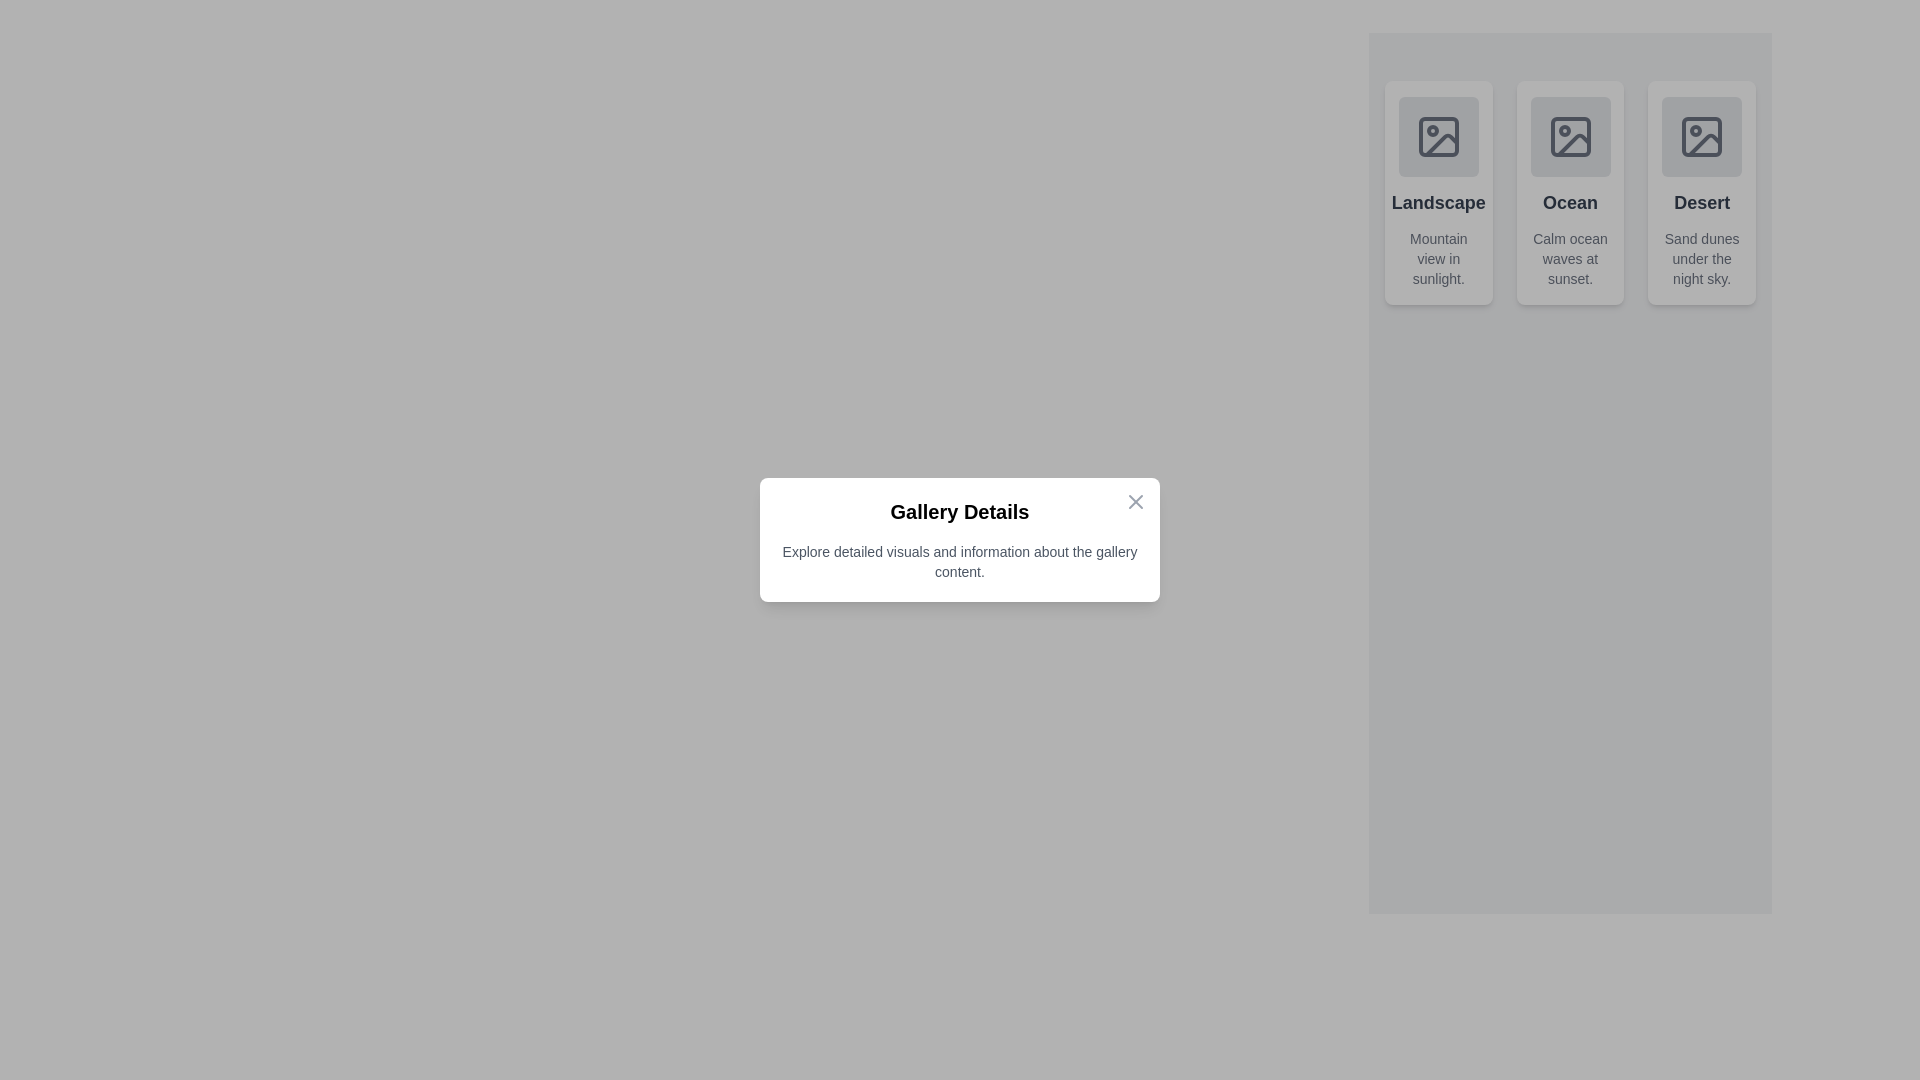 This screenshot has width=1920, height=1080. Describe the element at coordinates (1437, 203) in the screenshot. I see `the Text label at the top section of the leftmost card in a group of three cards` at that location.